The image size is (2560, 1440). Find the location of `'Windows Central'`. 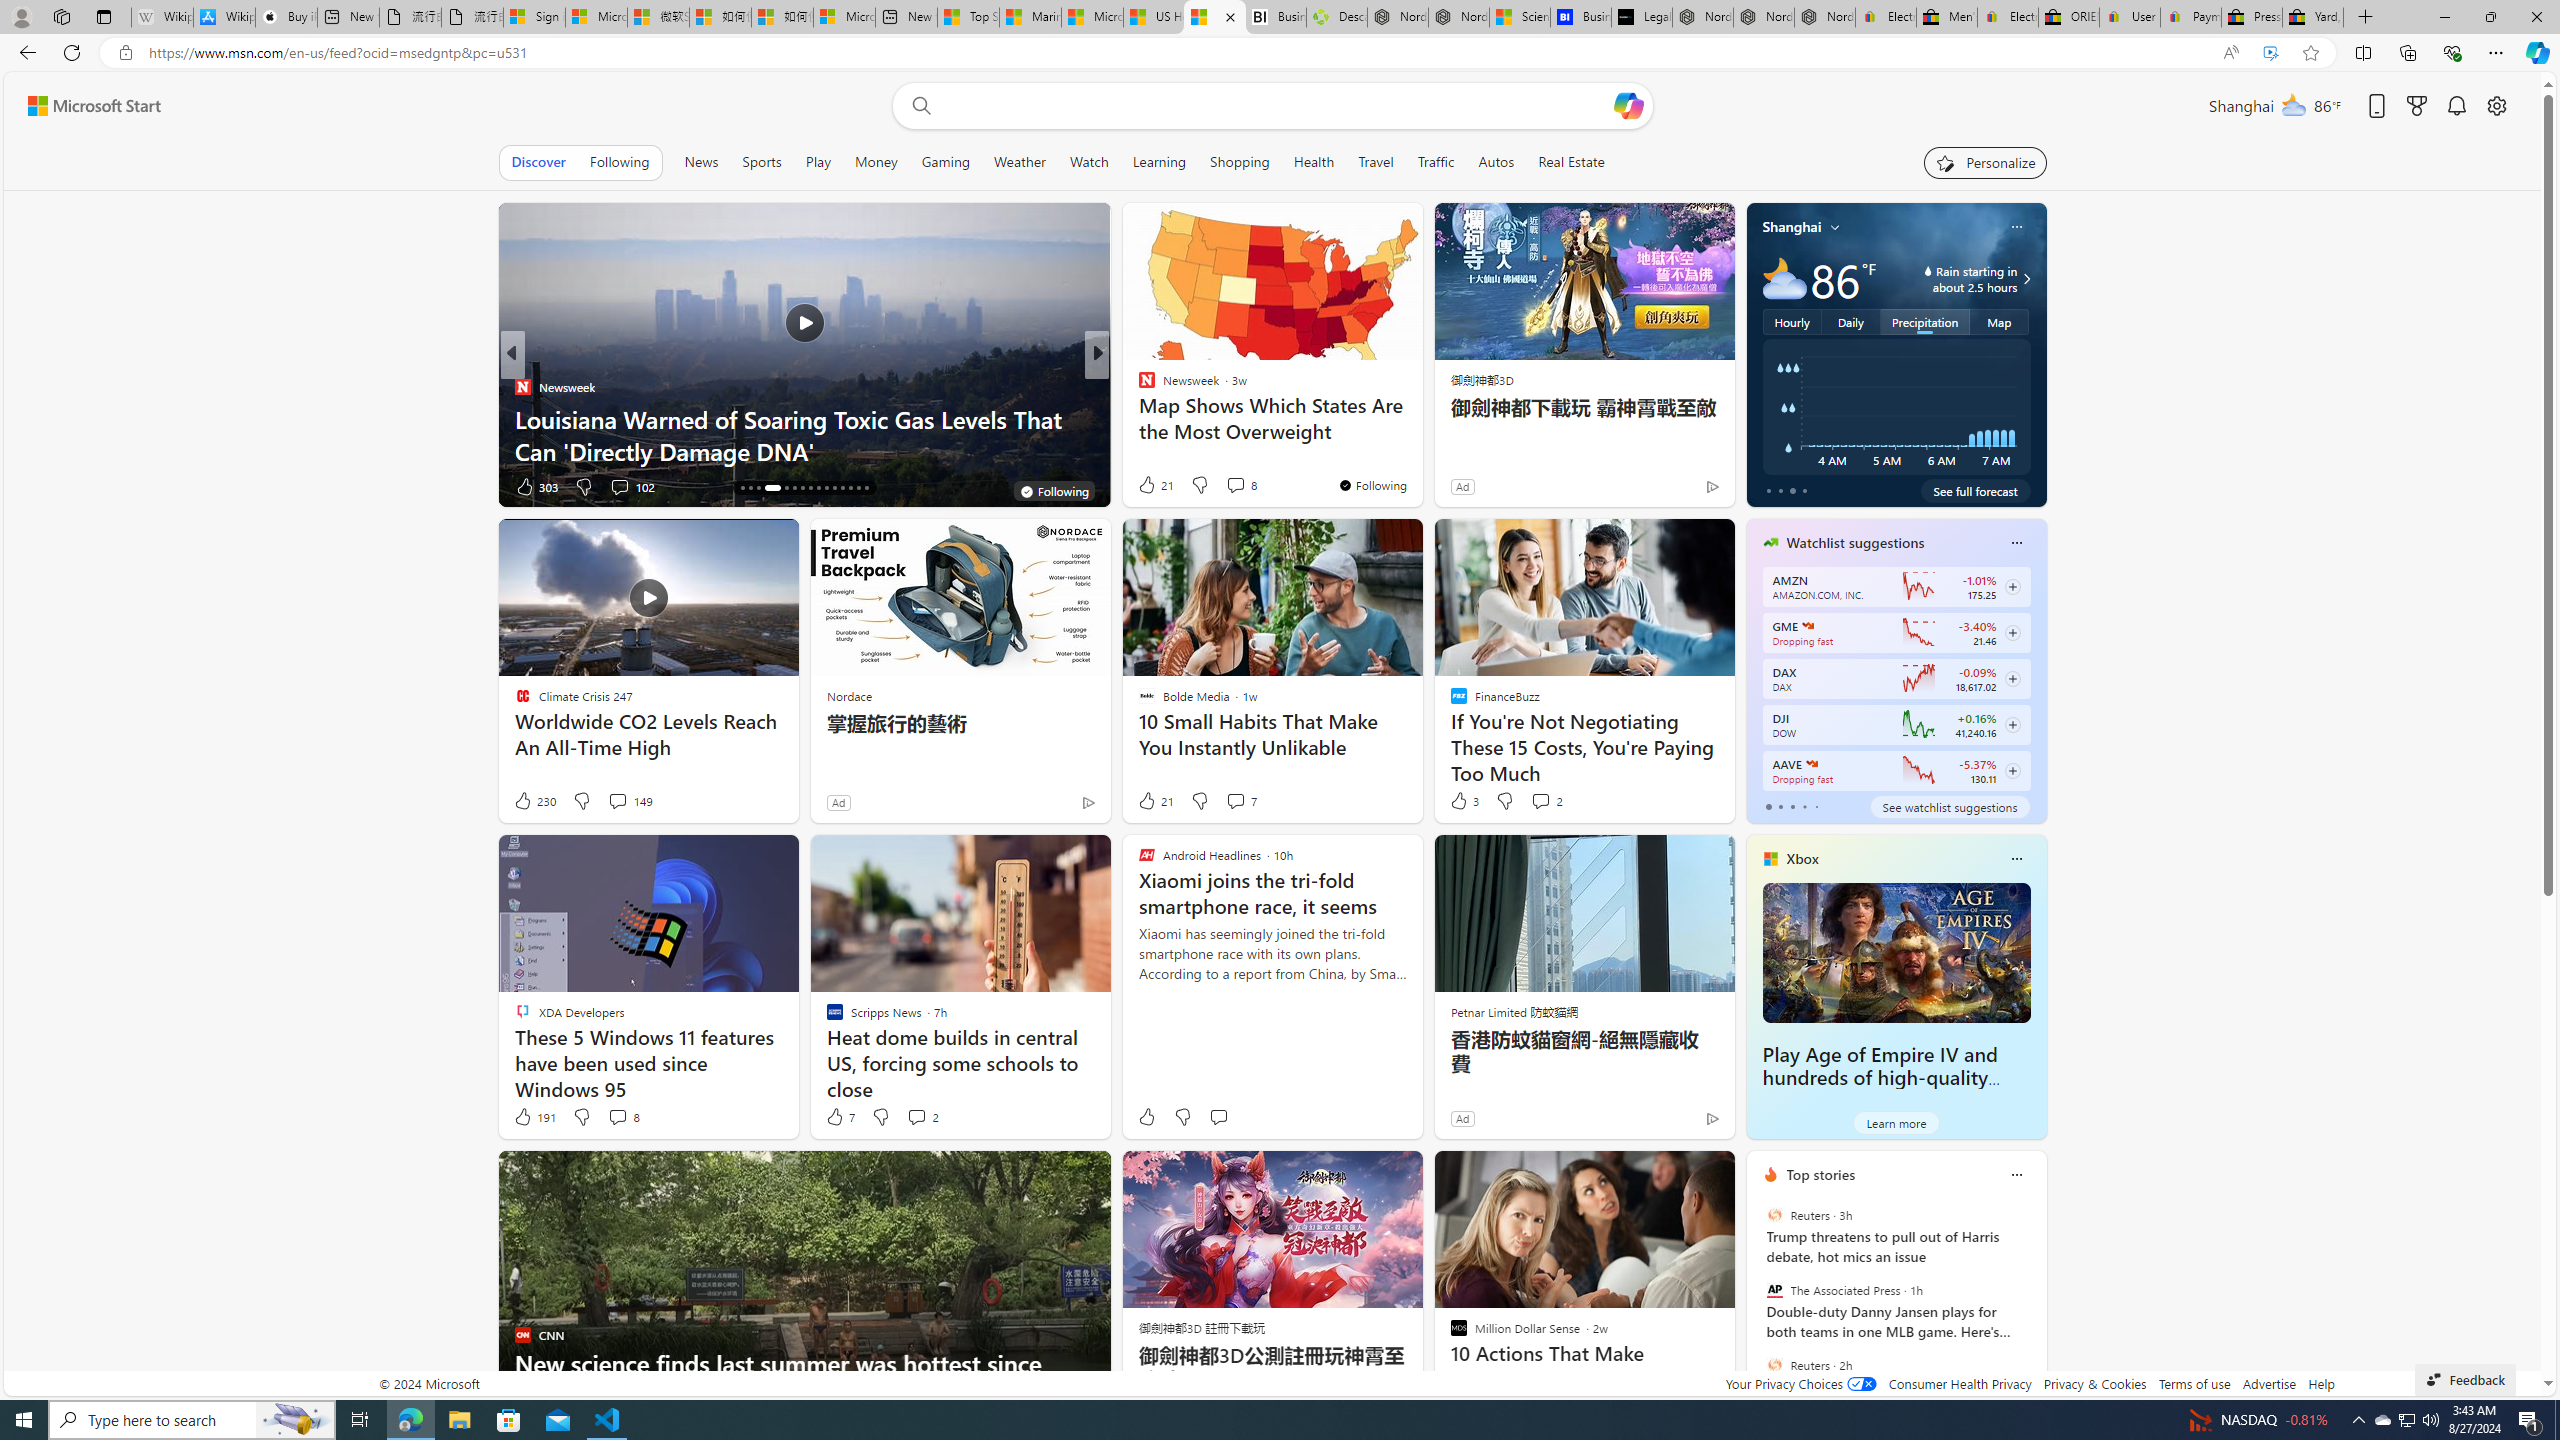

'Windows Central' is located at coordinates (1137, 386).